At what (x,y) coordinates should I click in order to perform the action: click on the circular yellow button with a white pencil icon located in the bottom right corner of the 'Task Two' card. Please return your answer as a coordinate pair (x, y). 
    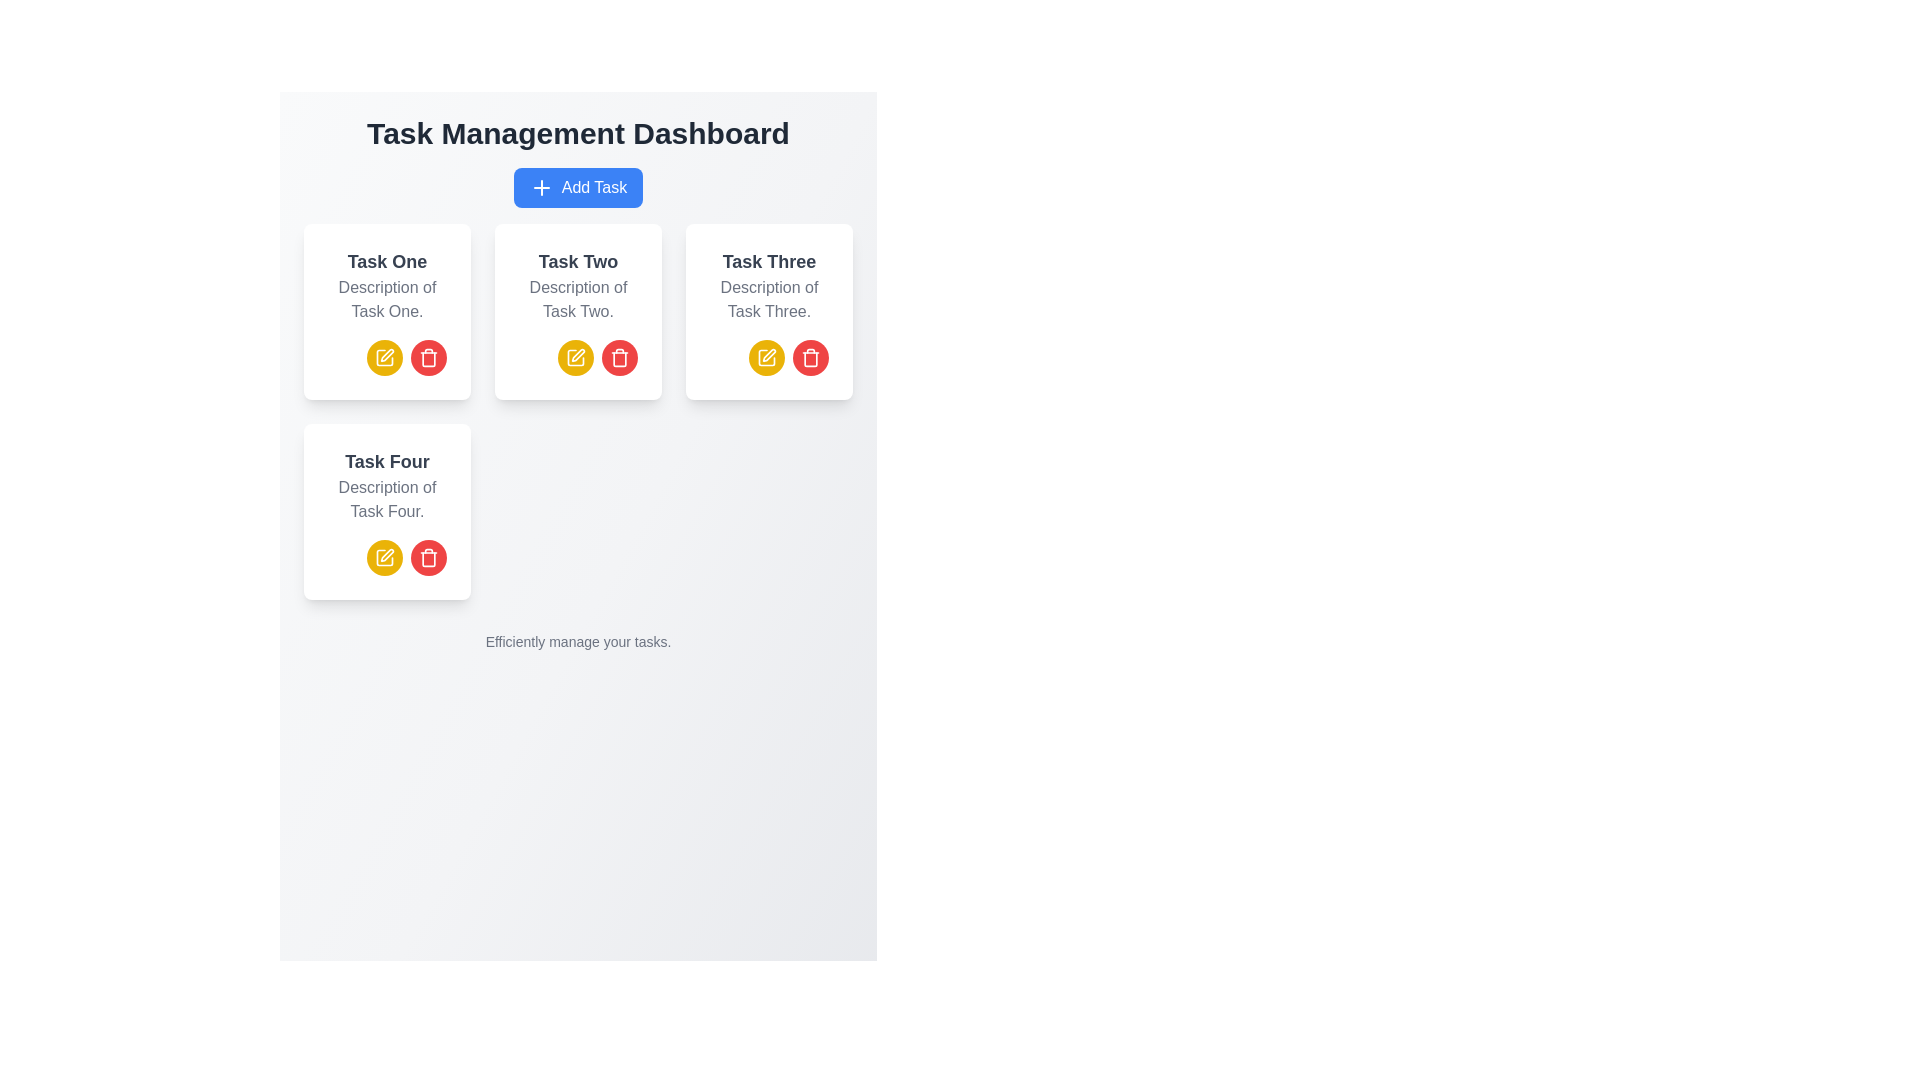
    Looking at the image, I should click on (577, 357).